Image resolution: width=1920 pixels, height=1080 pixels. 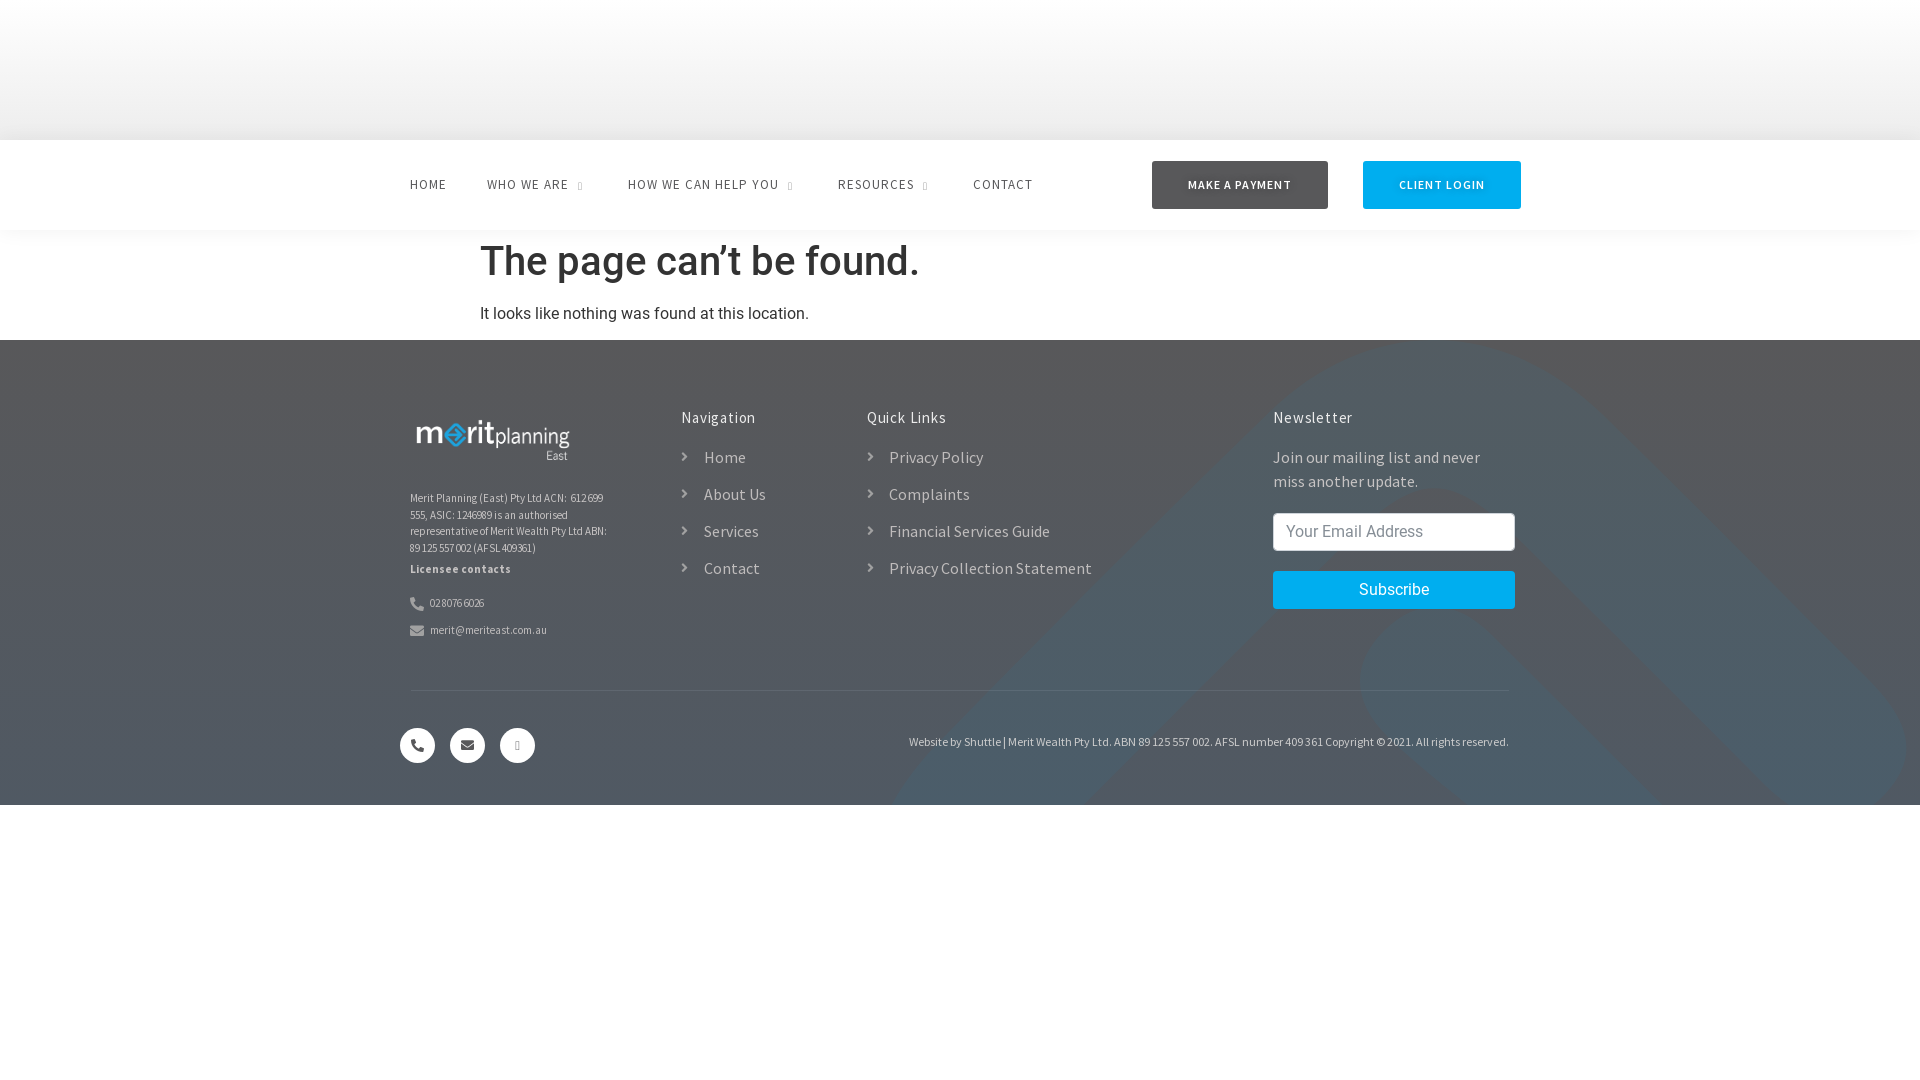 I want to click on 'HOME', so click(x=427, y=185).